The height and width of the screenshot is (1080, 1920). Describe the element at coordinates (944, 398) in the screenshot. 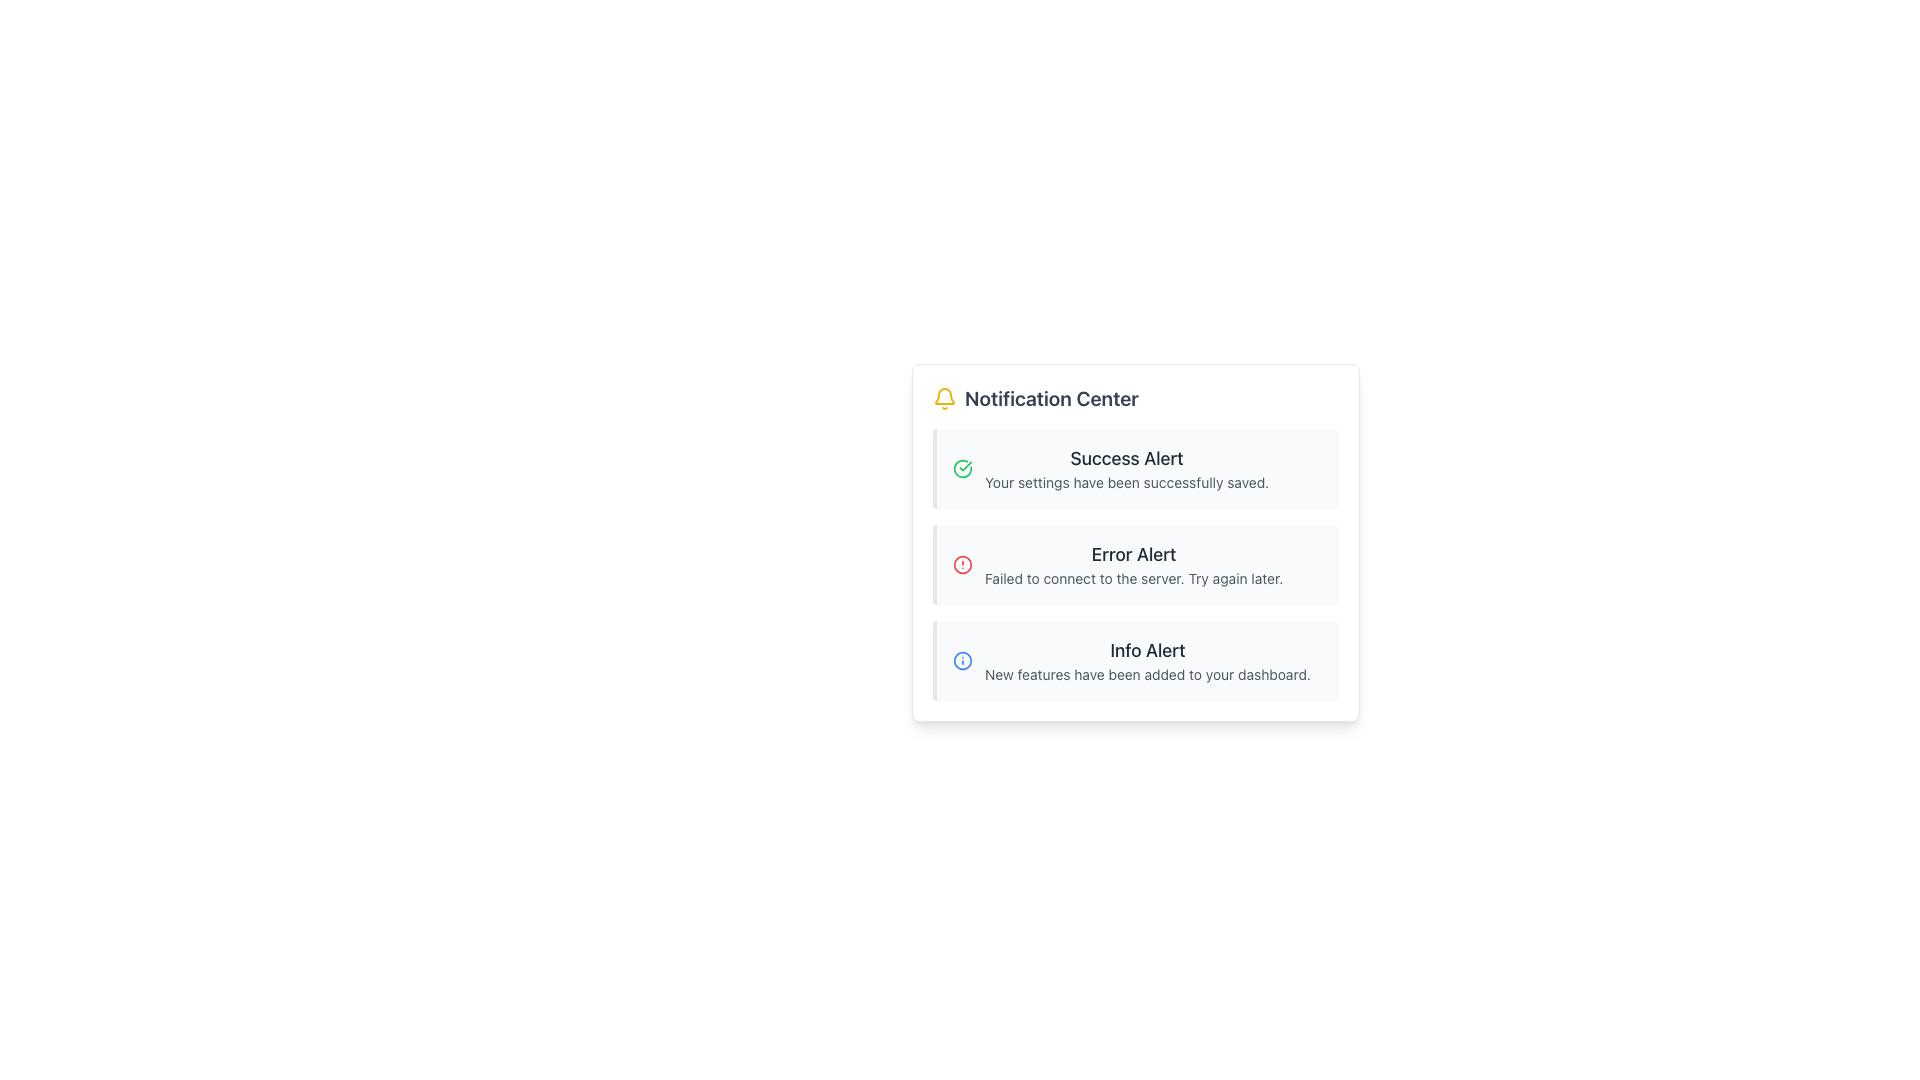

I see `the bright yellow bell icon located to the left of 'Notification Center' in the header section of the notification interface` at that location.